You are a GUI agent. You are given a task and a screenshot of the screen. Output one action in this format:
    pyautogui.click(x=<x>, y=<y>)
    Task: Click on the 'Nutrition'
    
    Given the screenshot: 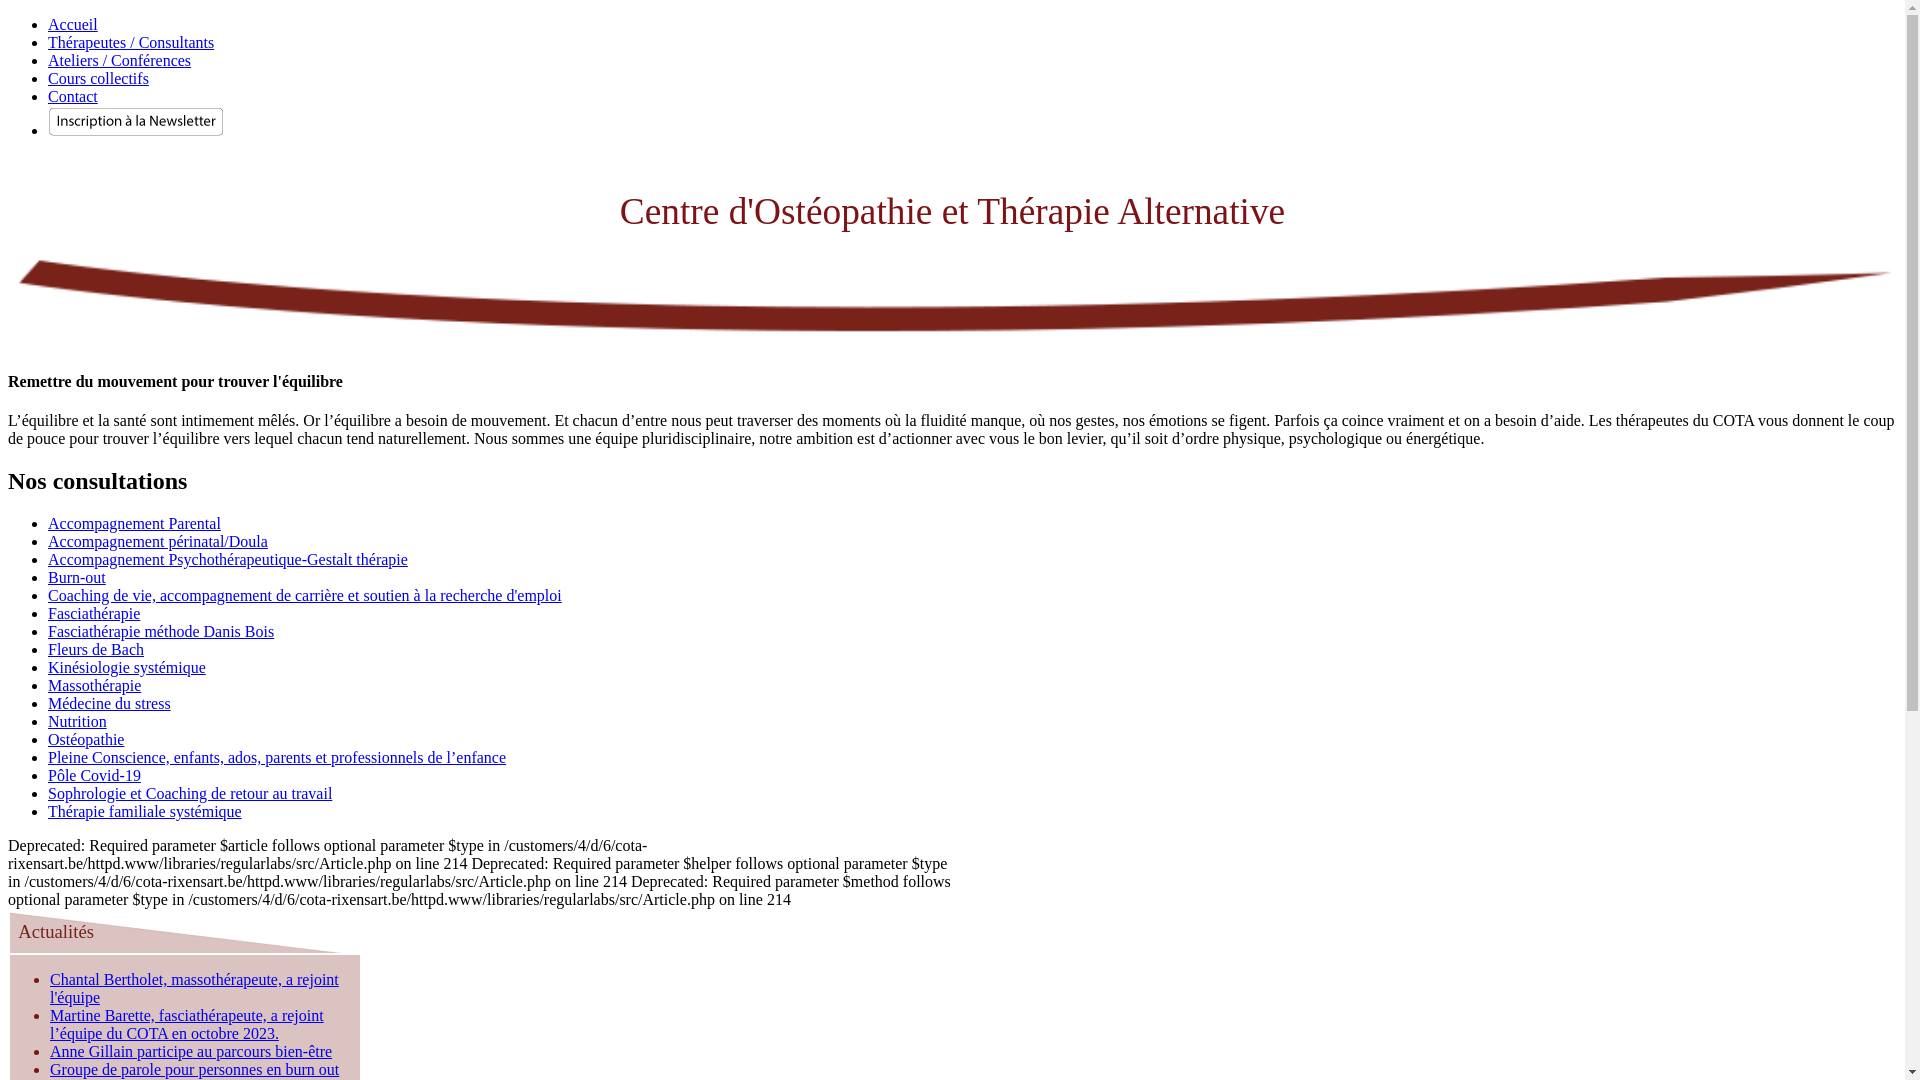 What is the action you would take?
    pyautogui.click(x=77, y=721)
    